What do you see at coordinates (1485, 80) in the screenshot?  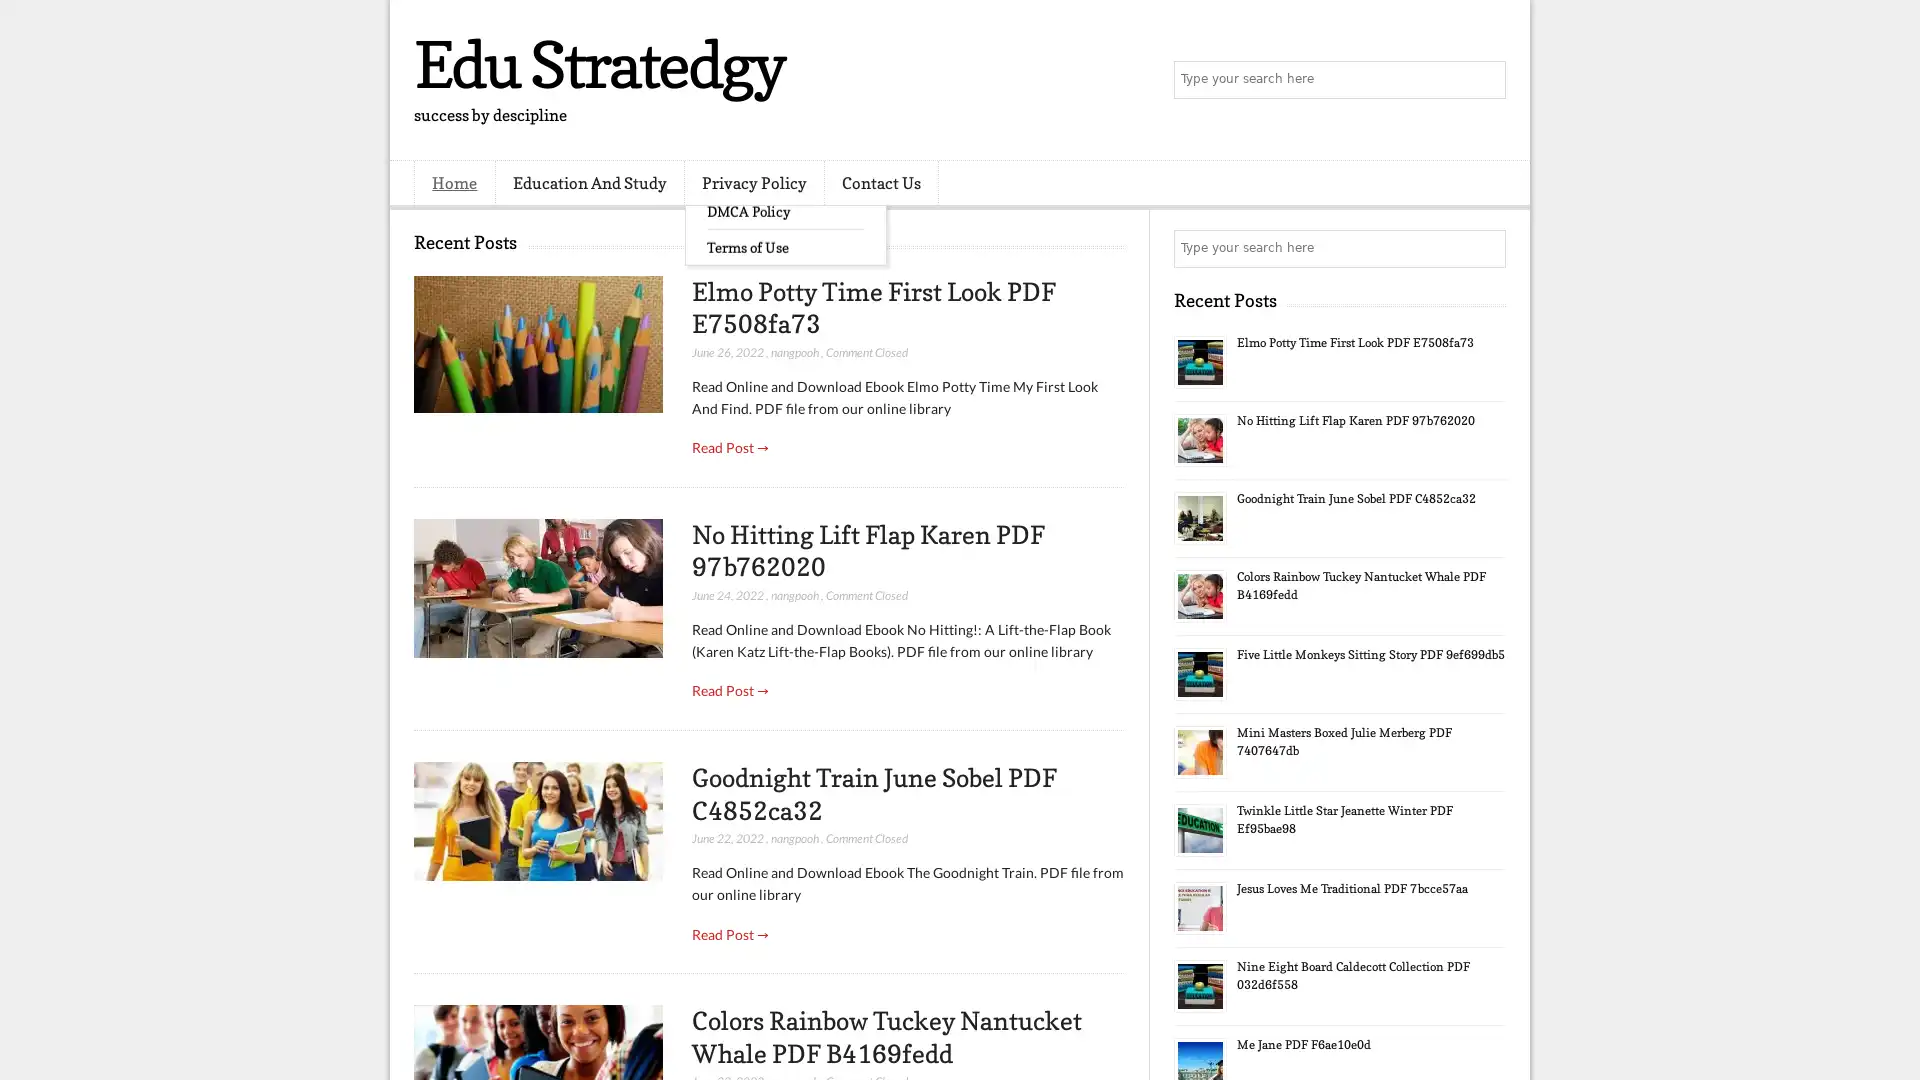 I see `Search` at bounding box center [1485, 80].